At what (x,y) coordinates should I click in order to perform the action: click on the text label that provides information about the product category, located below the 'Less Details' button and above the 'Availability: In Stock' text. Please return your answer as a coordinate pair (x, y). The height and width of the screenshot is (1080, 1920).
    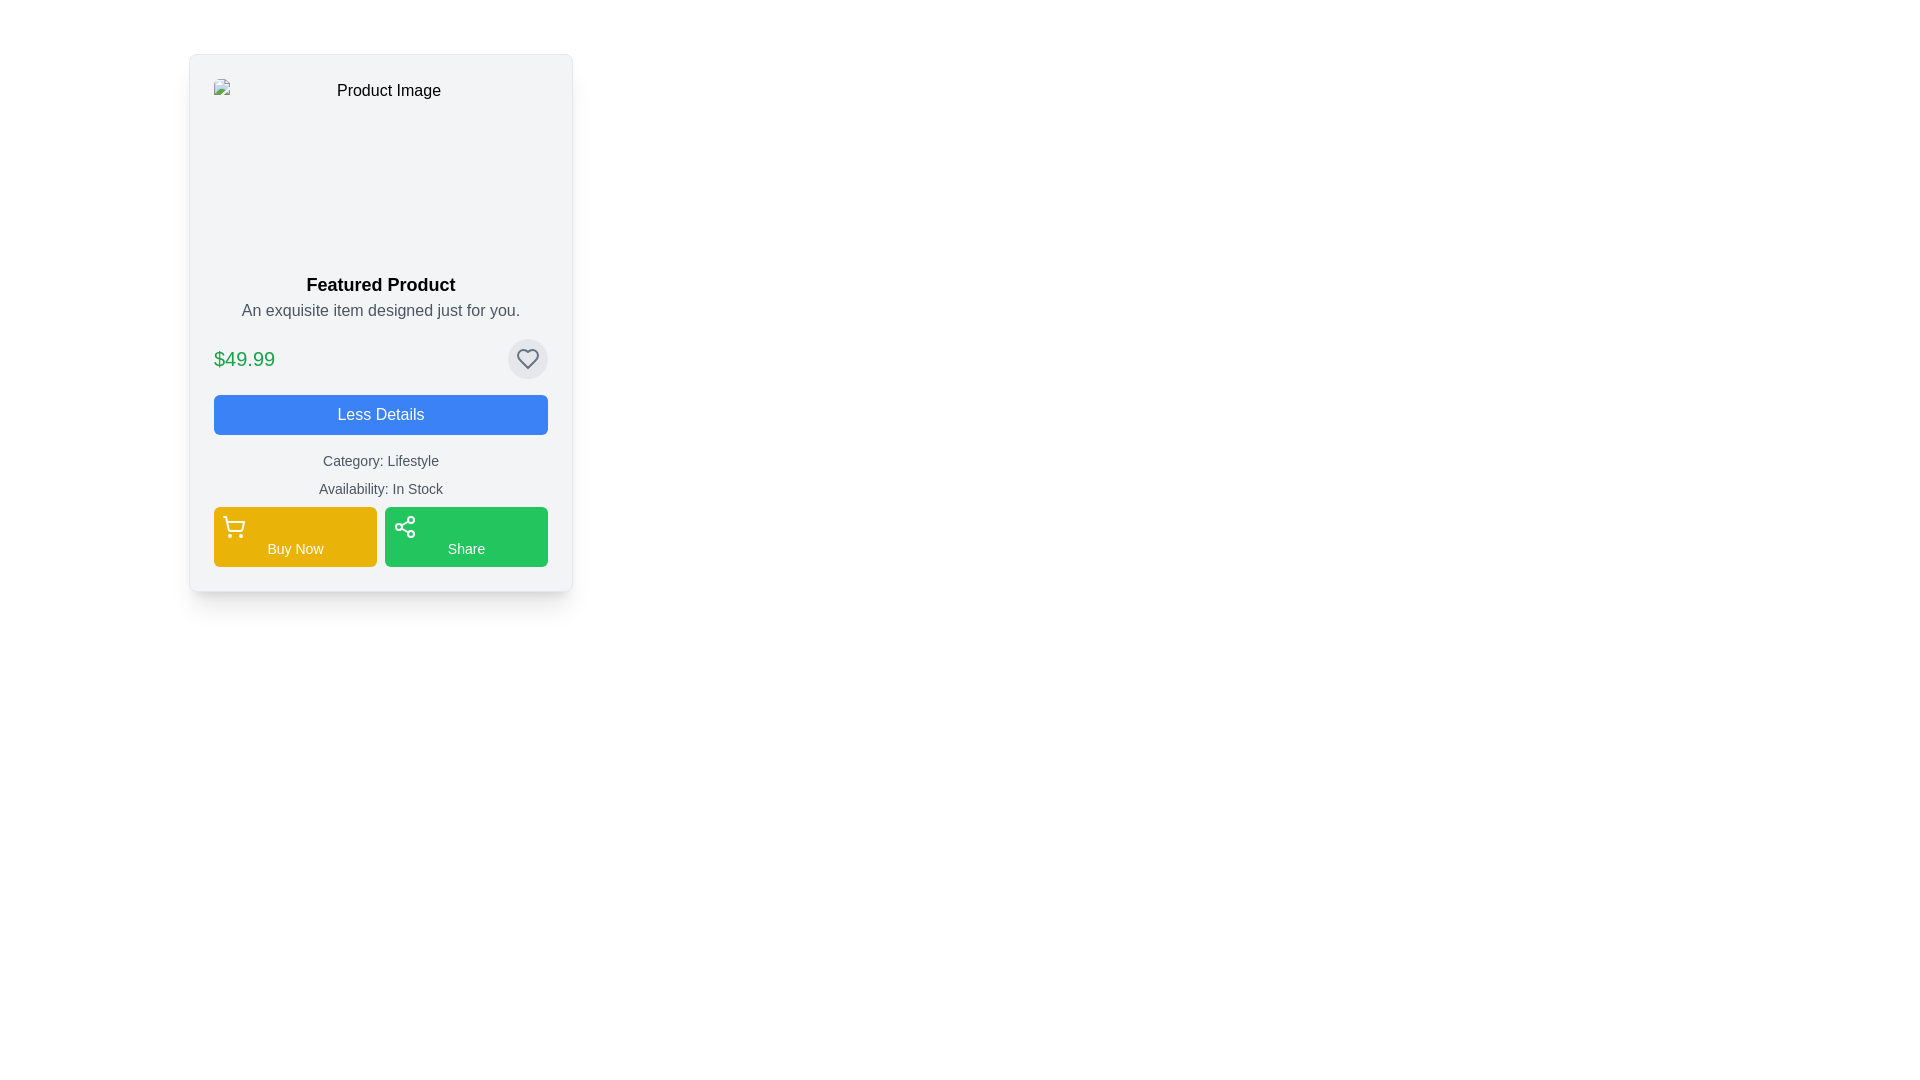
    Looking at the image, I should click on (380, 461).